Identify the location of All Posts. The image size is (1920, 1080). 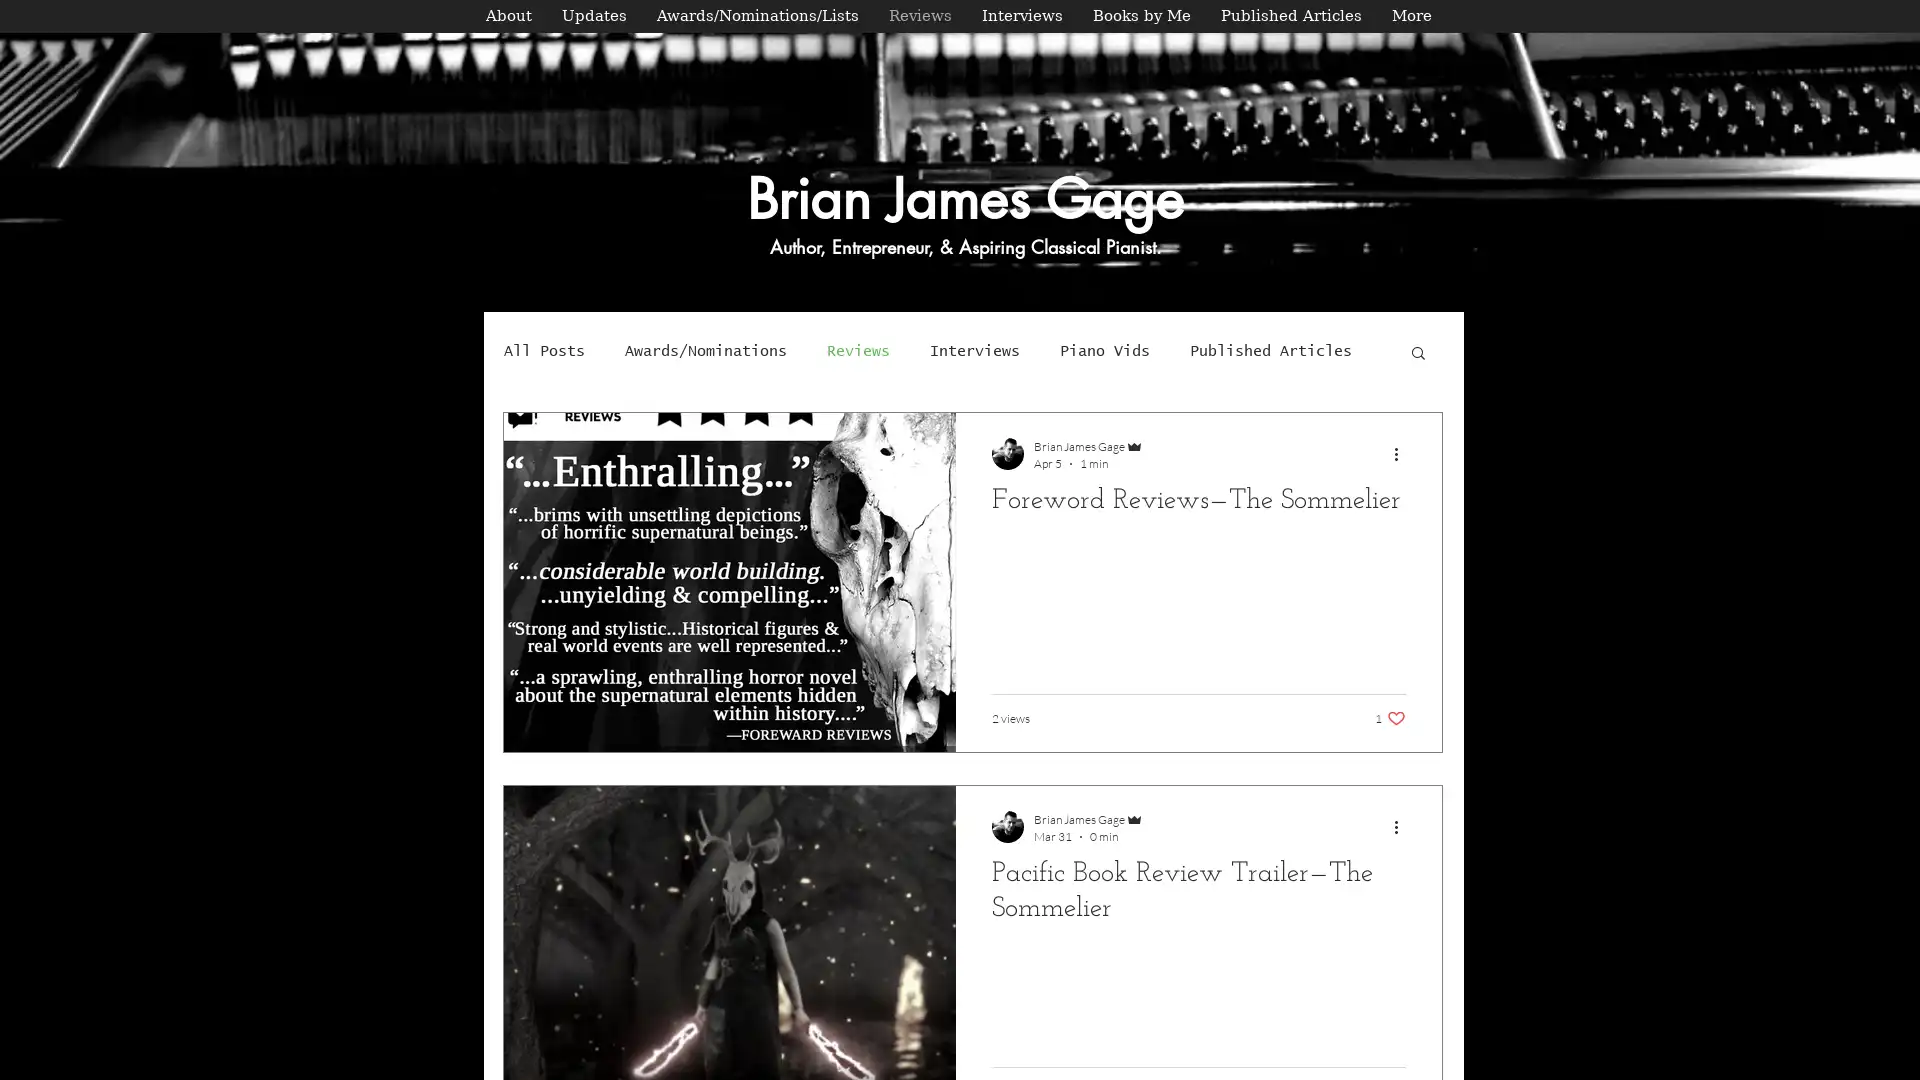
(544, 350).